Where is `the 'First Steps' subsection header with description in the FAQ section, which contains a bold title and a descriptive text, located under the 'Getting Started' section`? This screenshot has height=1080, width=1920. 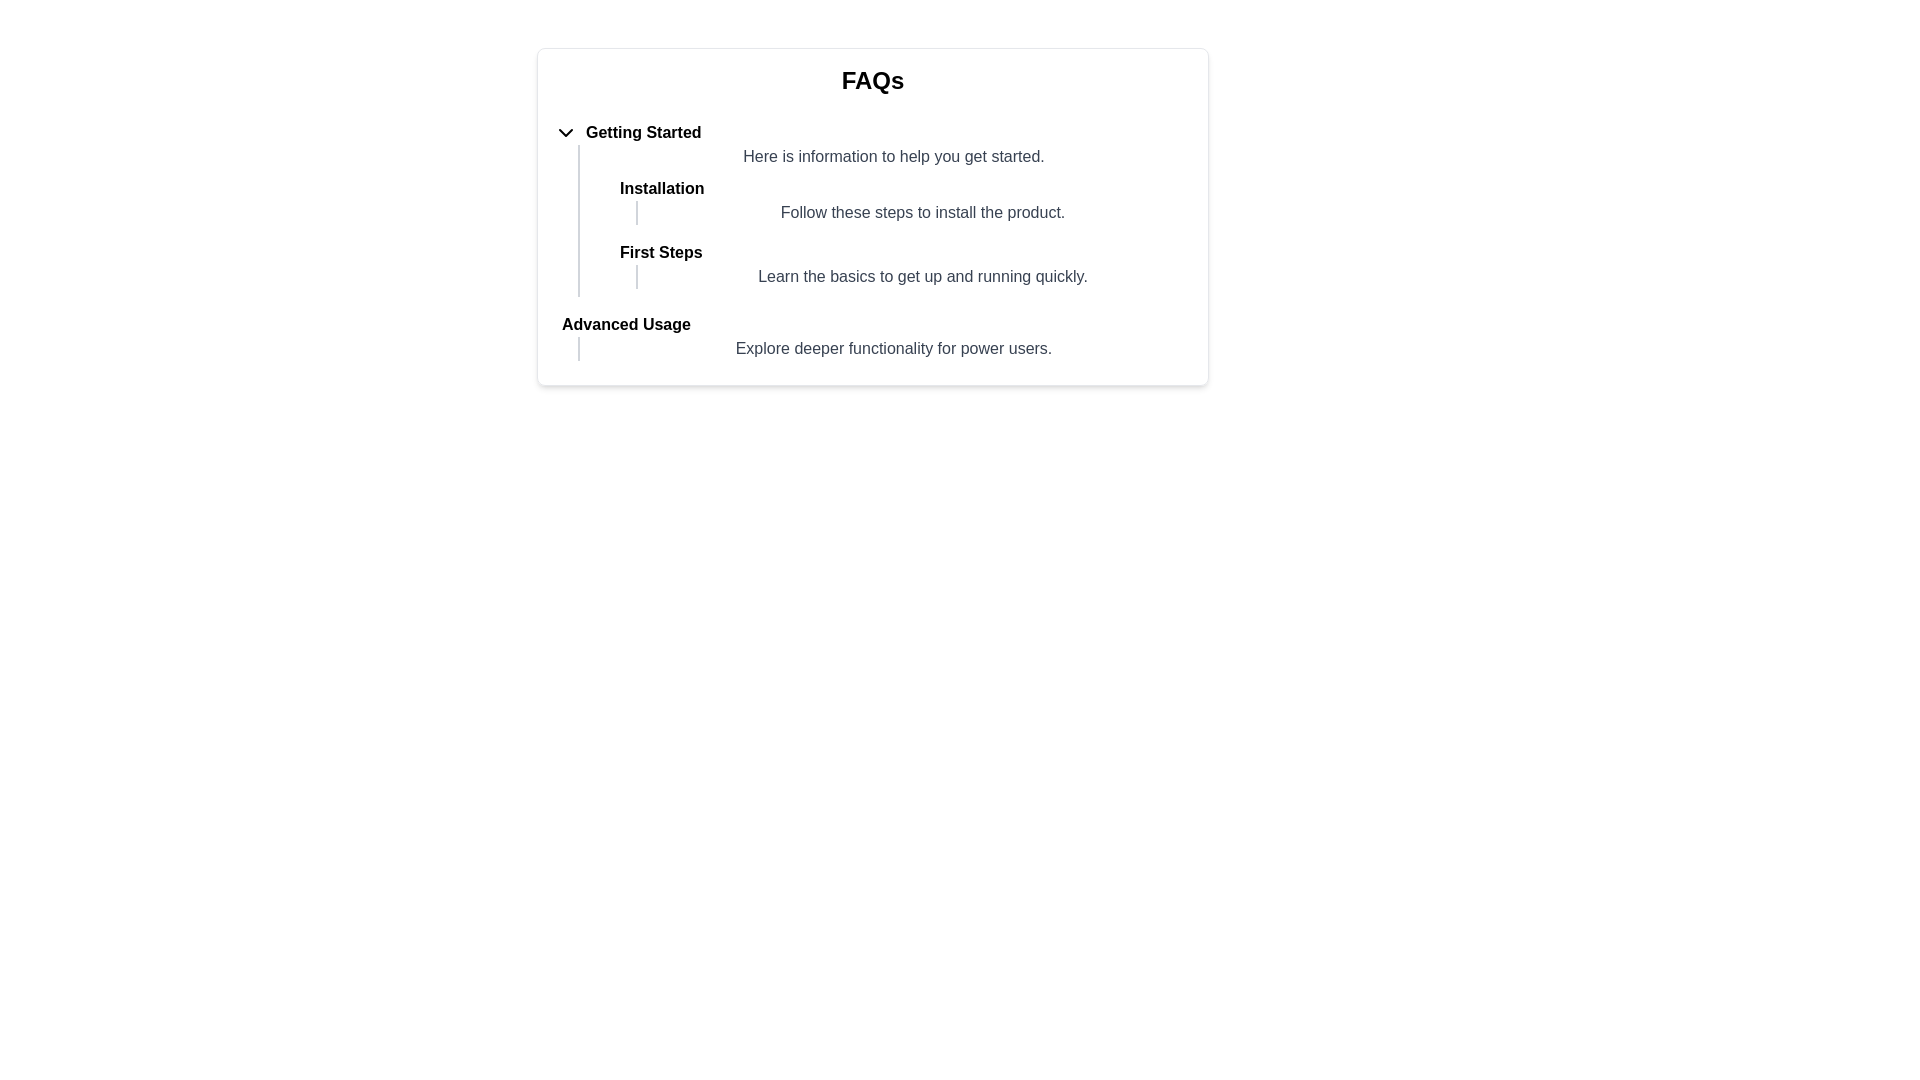 the 'First Steps' subsection header with description in the FAQ section, which contains a bold title and a descriptive text, located under the 'Getting Started' section is located at coordinates (892, 264).